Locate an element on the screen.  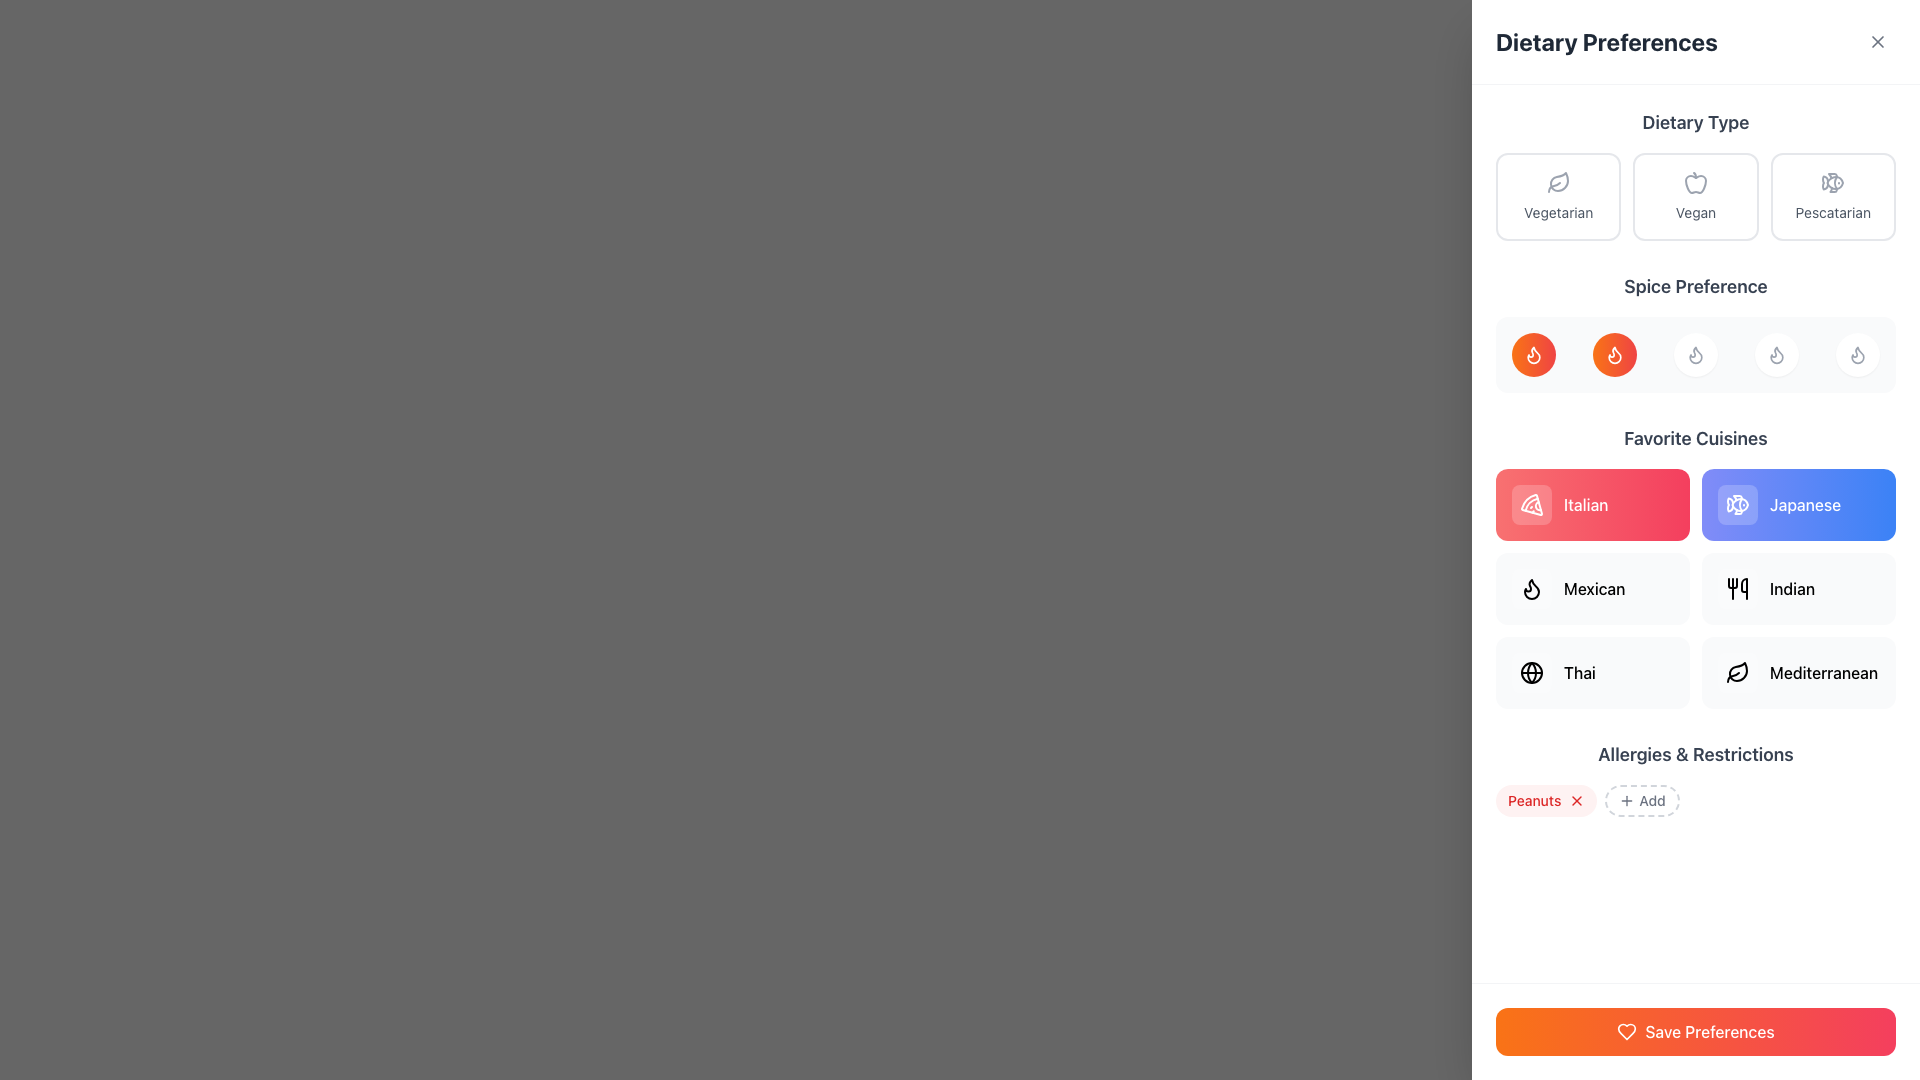
the selectable option card representing 'Vegan', which includes a gray apple icon and faint gray text, located in the middle of the 'Dietary Type' section is located at coordinates (1694, 196).